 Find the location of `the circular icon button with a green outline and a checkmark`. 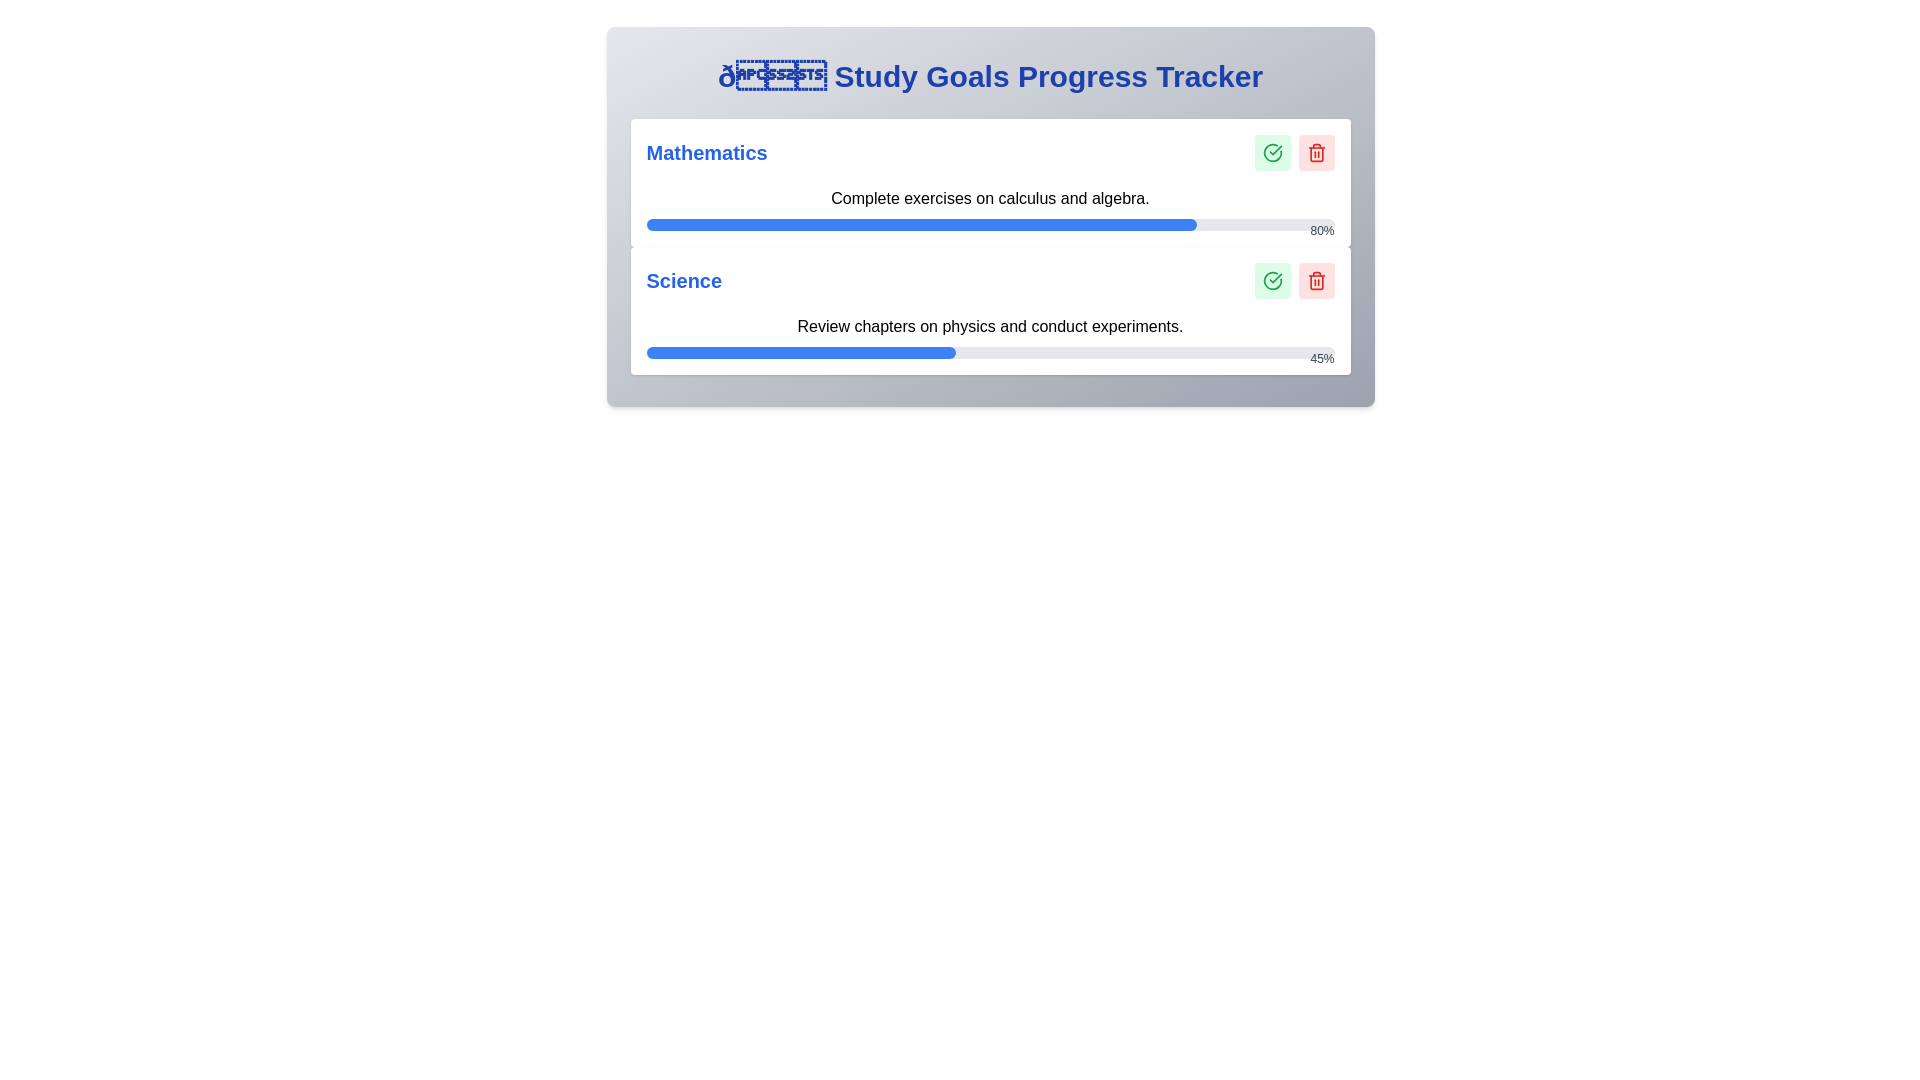

the circular icon button with a green outline and a checkmark is located at coordinates (1271, 152).